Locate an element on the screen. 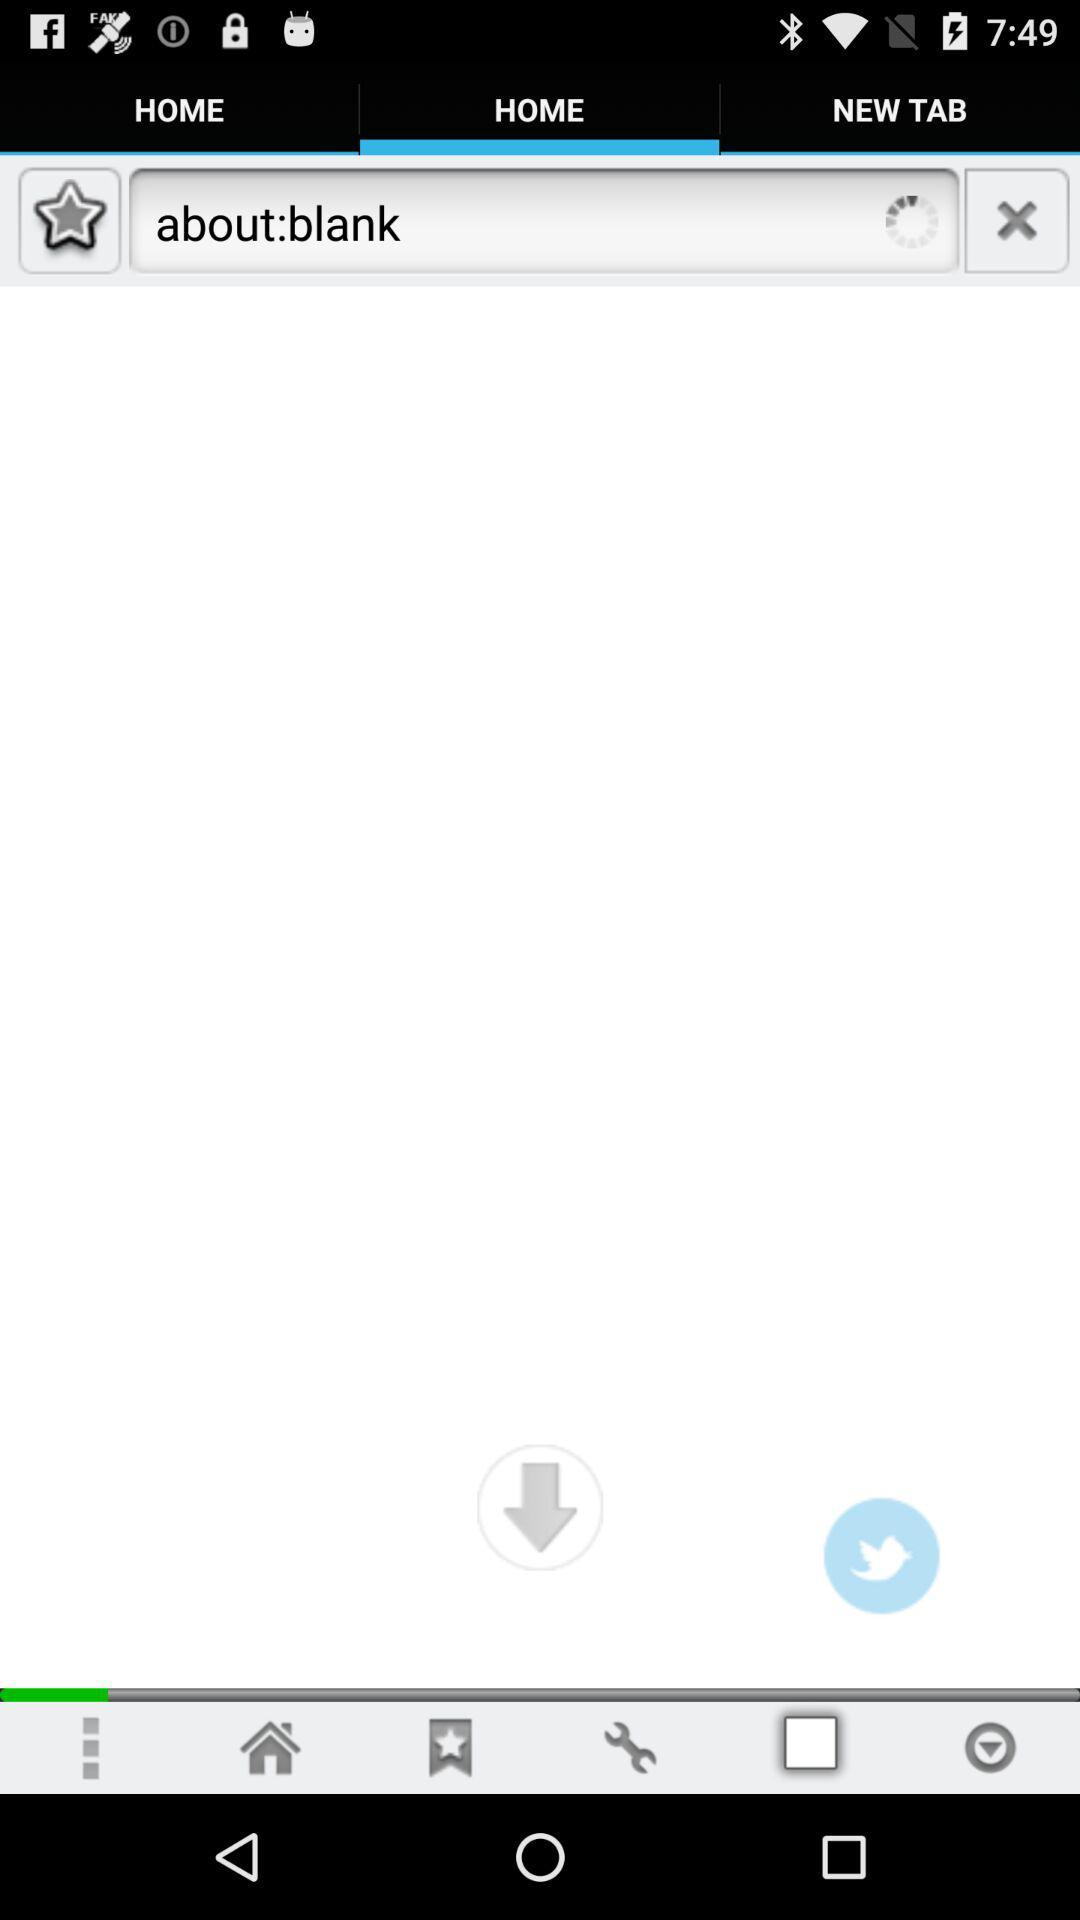  the more icon is located at coordinates (88, 1869).